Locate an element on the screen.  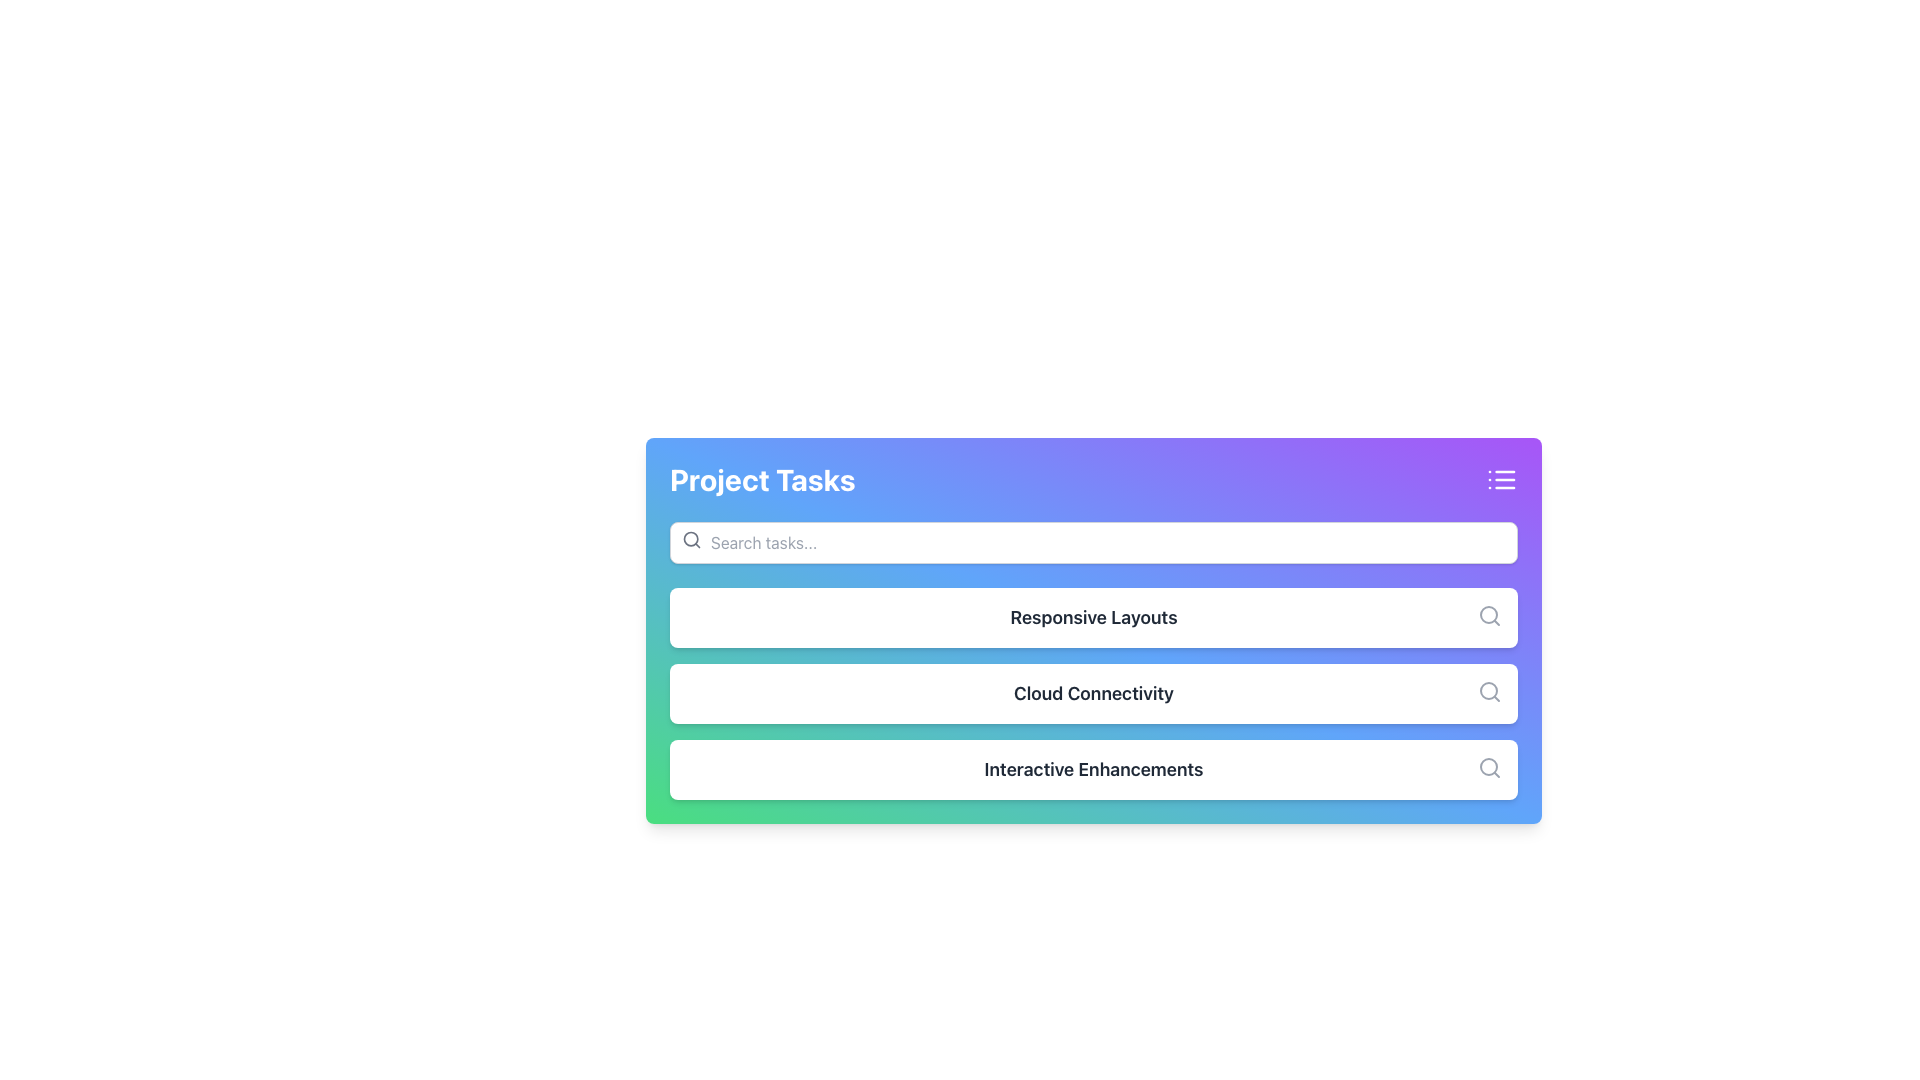
the circular magnifying glass icon located at the top-right corner of the 'Responsive Layouts' card is located at coordinates (1489, 615).